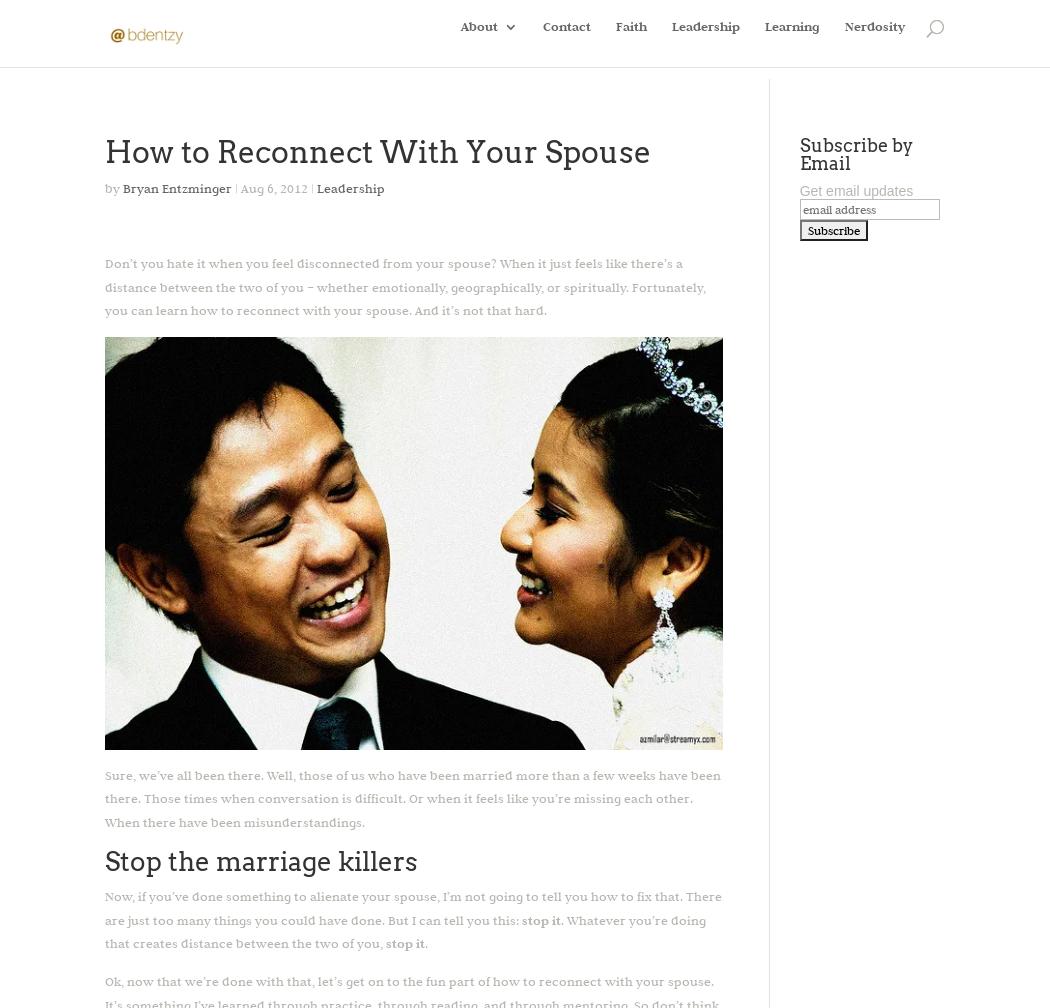 Image resolution: width=1050 pixels, height=1008 pixels. Describe the element at coordinates (425, 942) in the screenshot. I see `'.'` at that location.